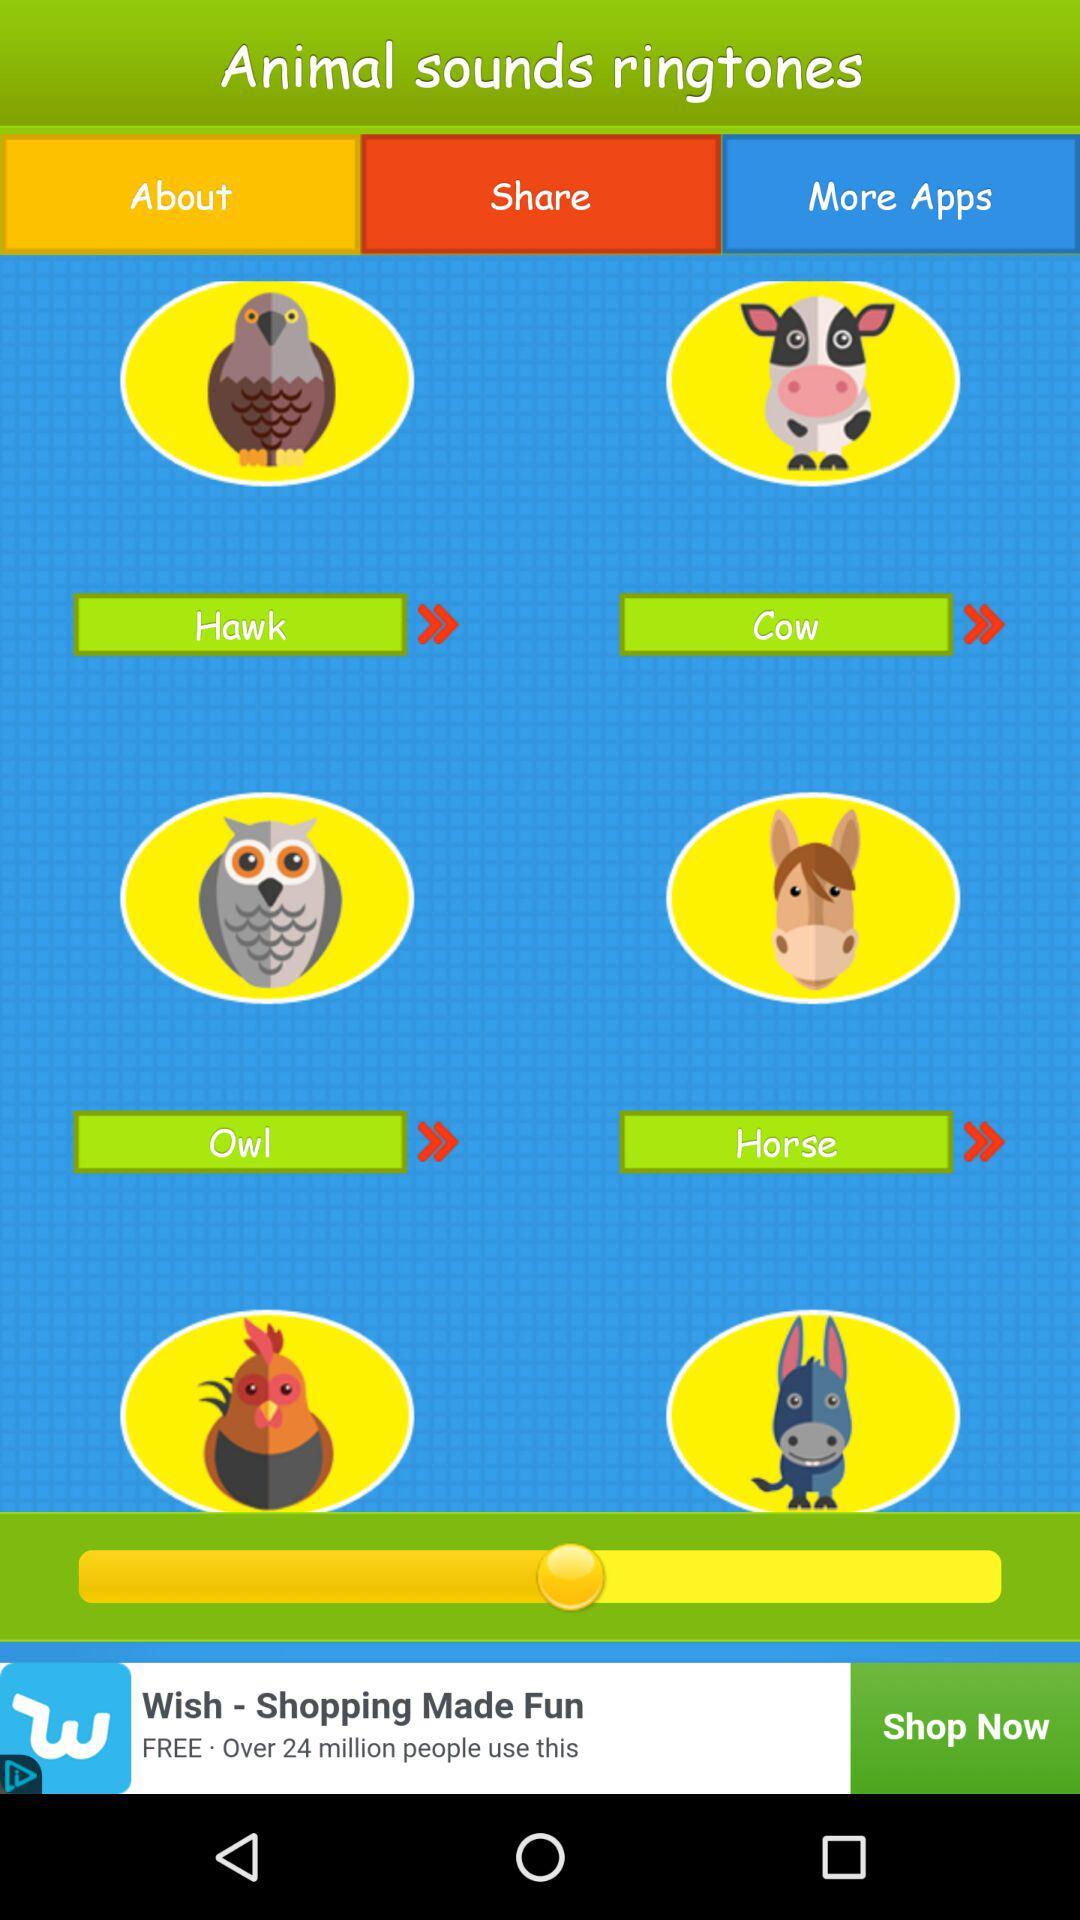  I want to click on the item below animal sounds ringtones icon, so click(540, 194).